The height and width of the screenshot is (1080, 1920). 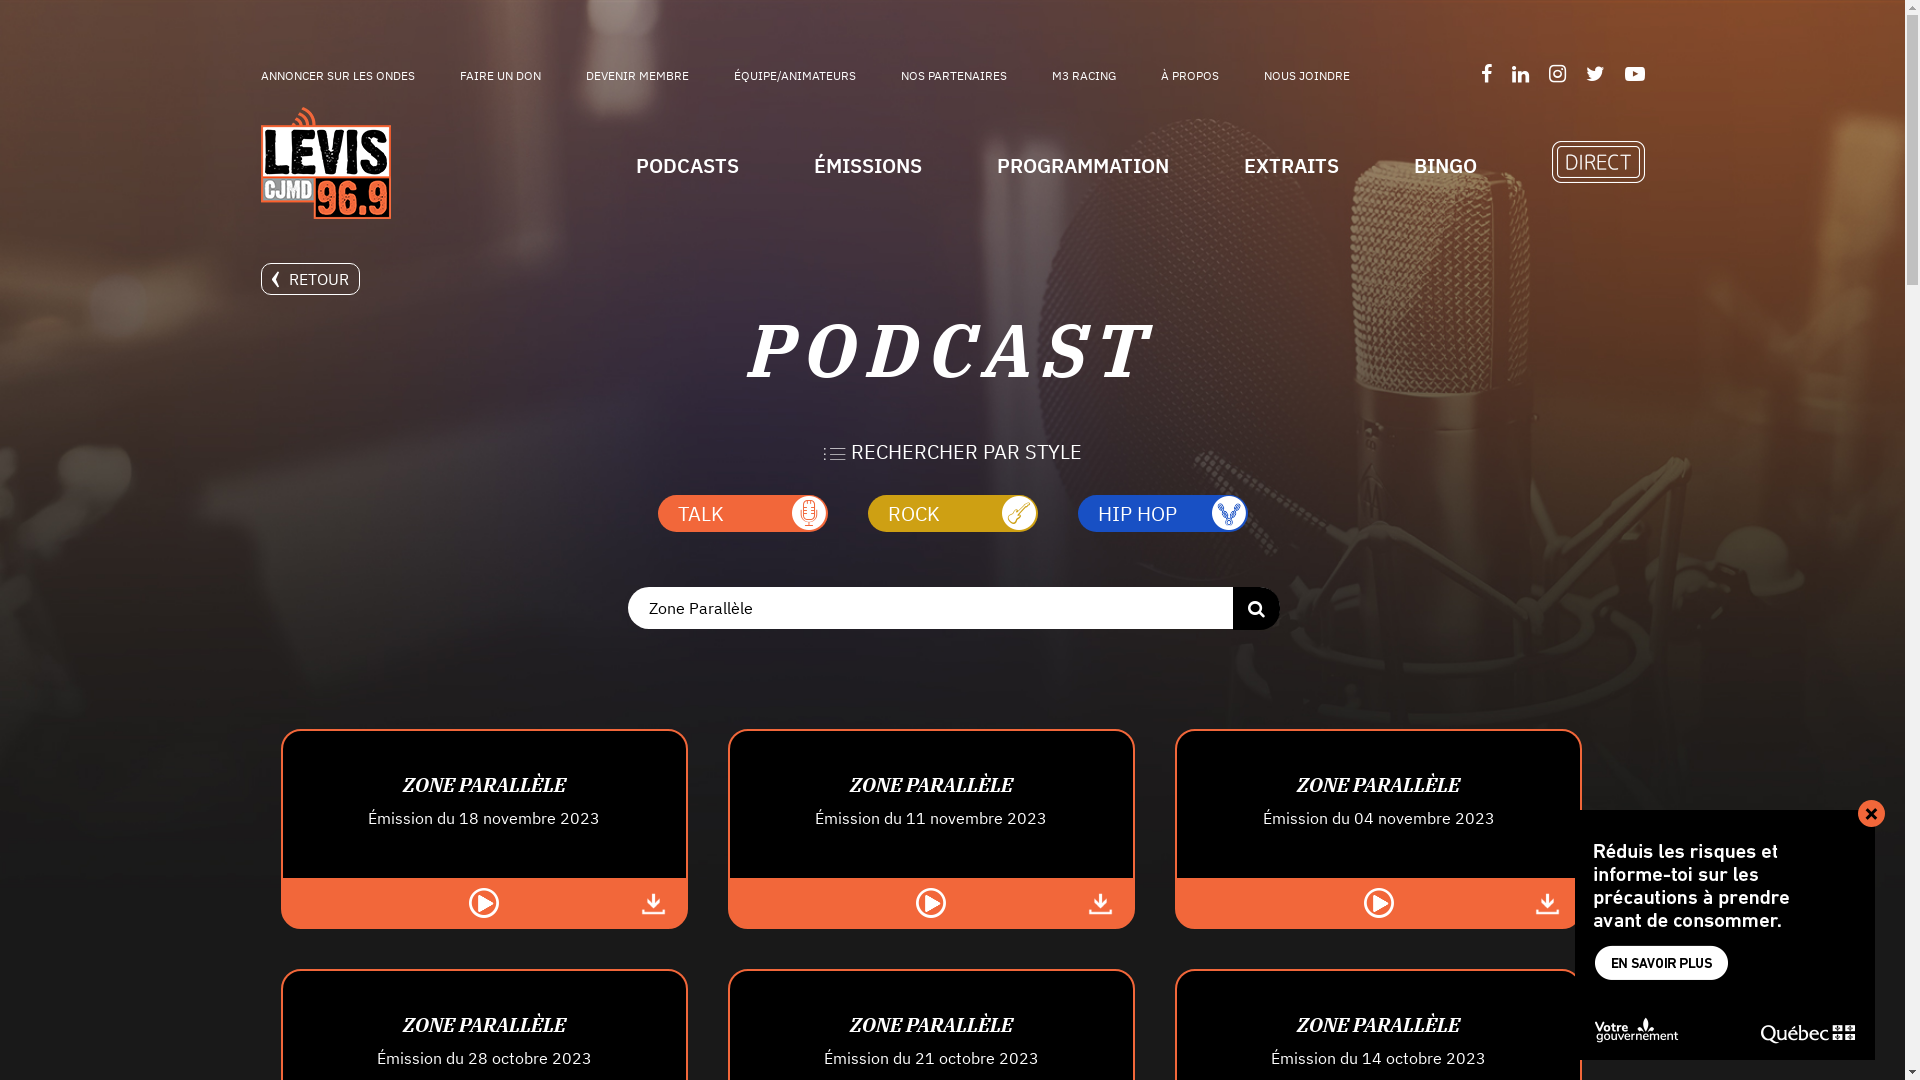 I want to click on 'Suivez-nous sur Instagram', so click(x=1547, y=72).